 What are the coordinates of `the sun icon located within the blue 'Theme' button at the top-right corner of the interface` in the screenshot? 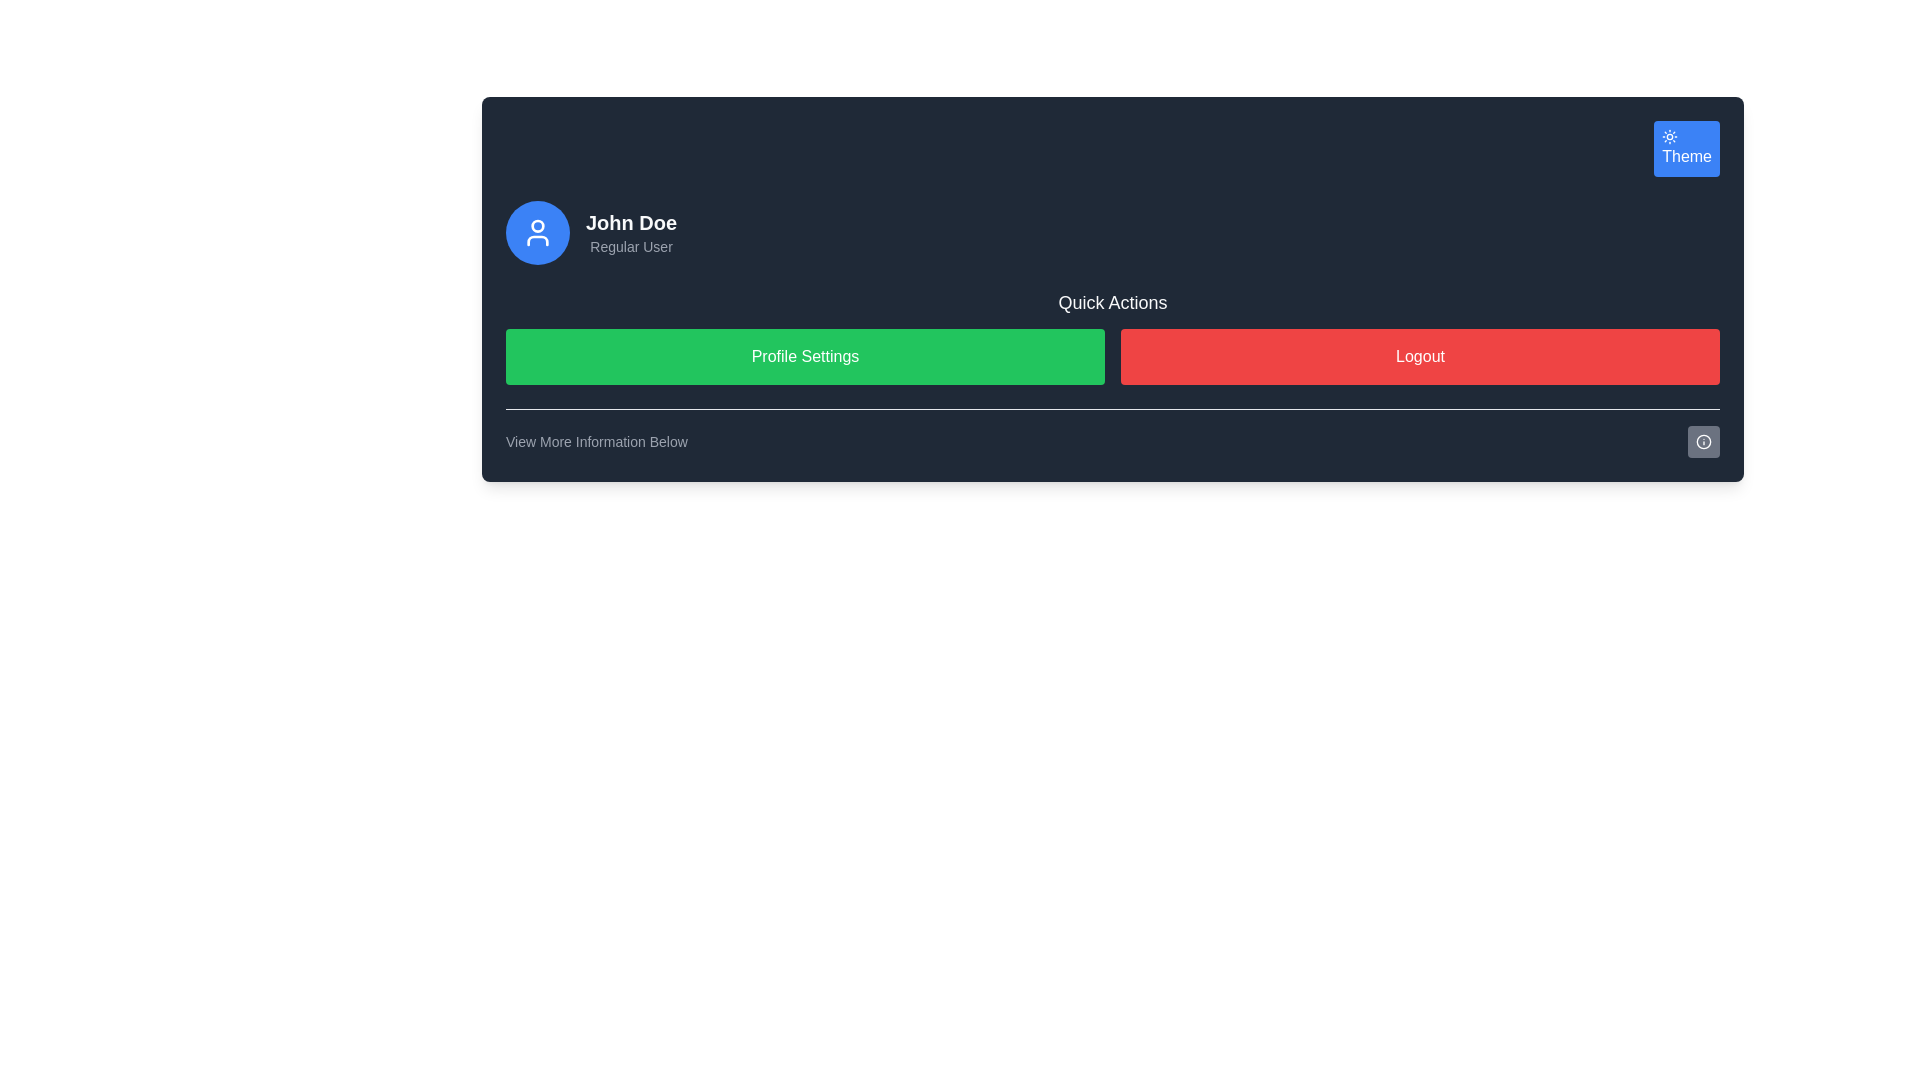 It's located at (1670, 136).